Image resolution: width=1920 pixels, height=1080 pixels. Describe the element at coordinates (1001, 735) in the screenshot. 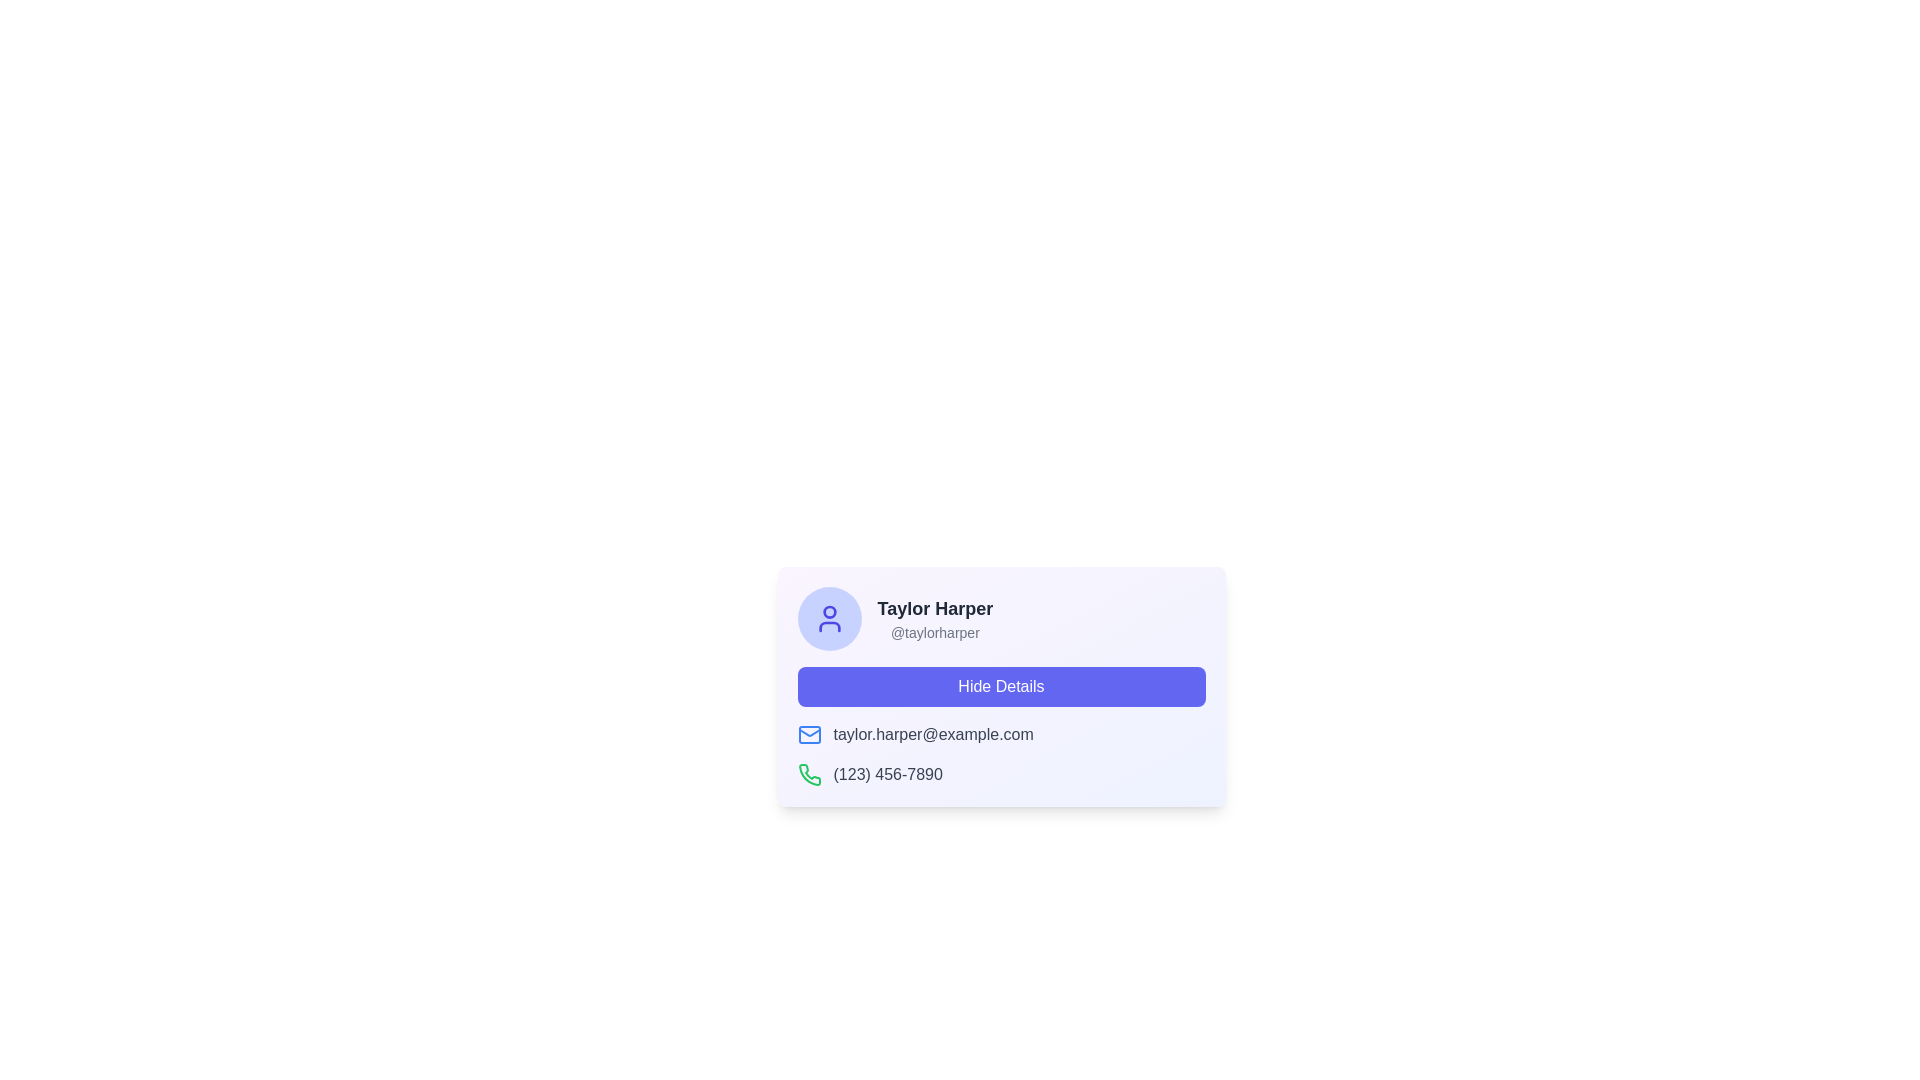

I see `the Text with Icon element that displays an email address, located at the bottom of the card-like layout` at that location.